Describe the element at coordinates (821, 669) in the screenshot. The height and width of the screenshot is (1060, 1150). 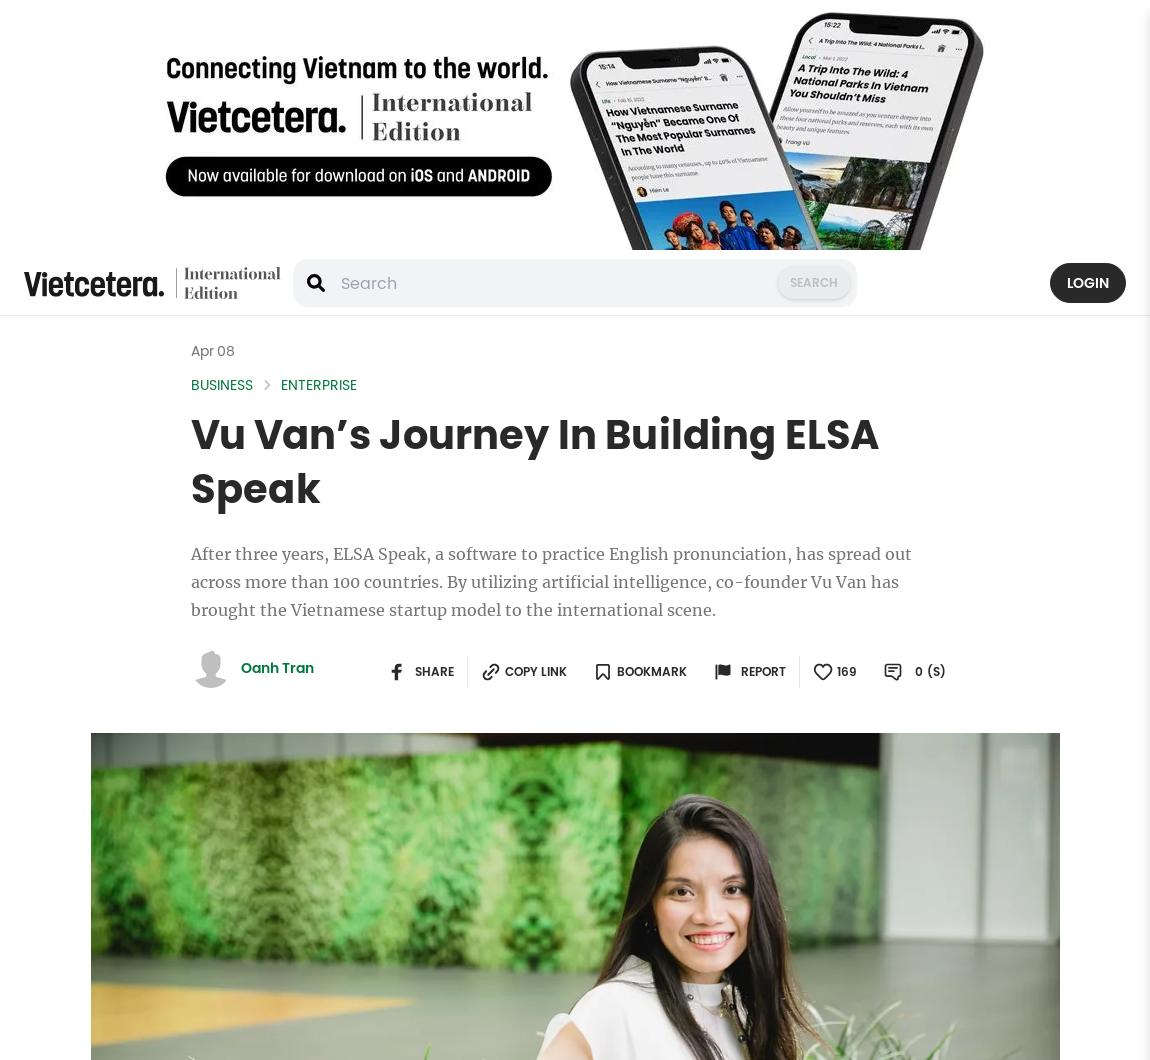
I see `'+'` at that location.